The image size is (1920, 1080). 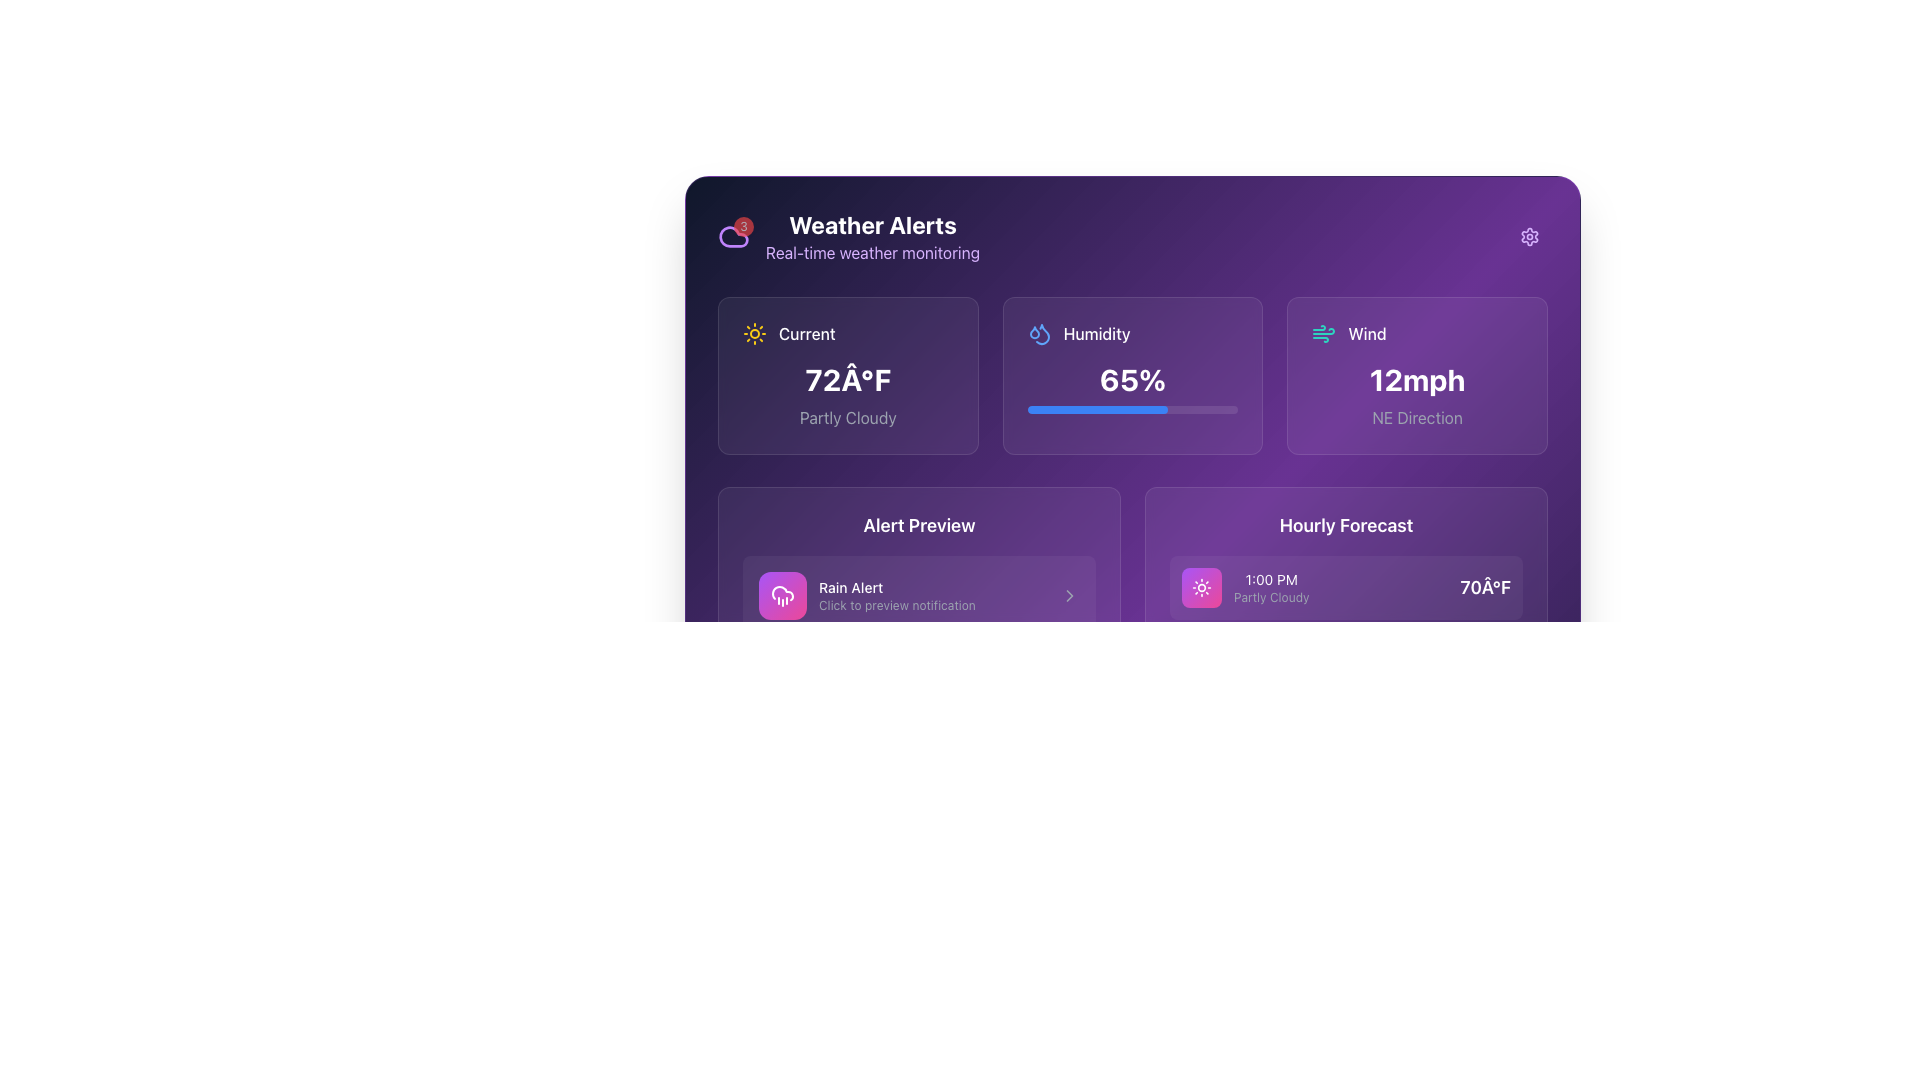 What do you see at coordinates (1244, 748) in the screenshot?
I see `the Information Display Unit that shows the current time and weather condition on the weather monitoring dashboard, positioned at the bottom-right of the interface, to the left of the temperature display` at bounding box center [1244, 748].